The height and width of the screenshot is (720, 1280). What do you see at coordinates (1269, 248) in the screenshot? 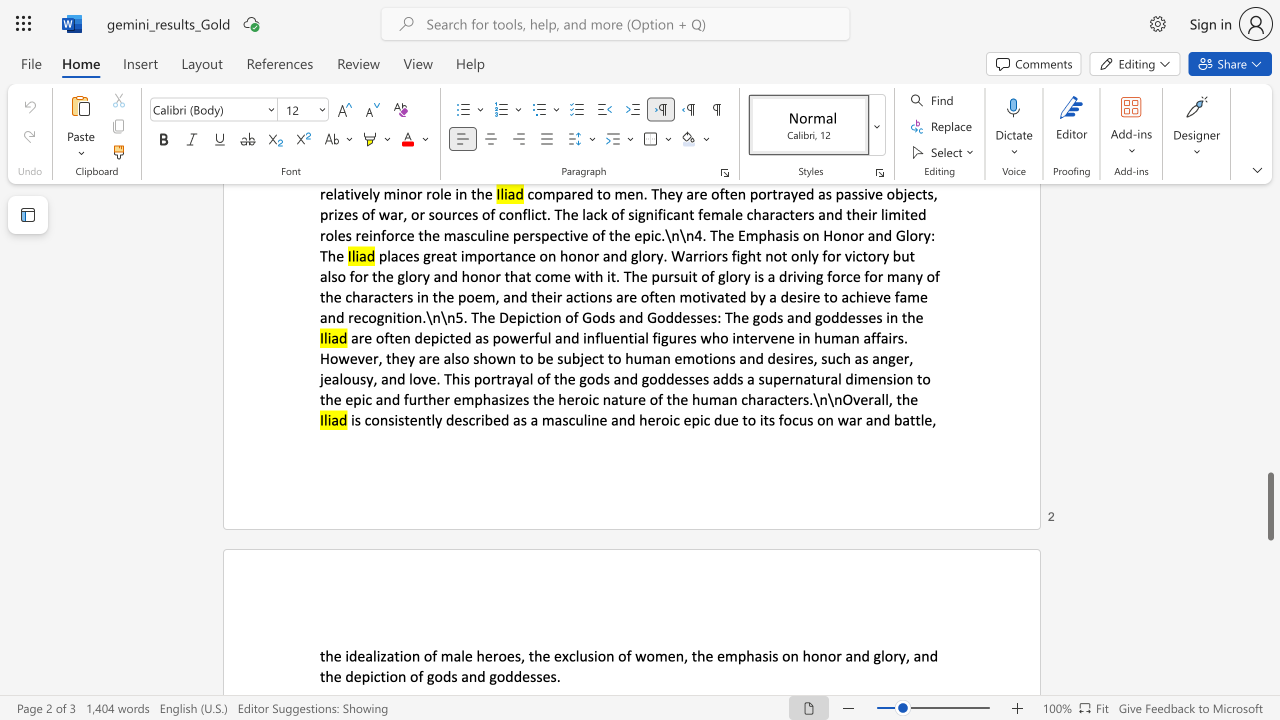
I see `the right-hand scrollbar to ascend the page` at bounding box center [1269, 248].